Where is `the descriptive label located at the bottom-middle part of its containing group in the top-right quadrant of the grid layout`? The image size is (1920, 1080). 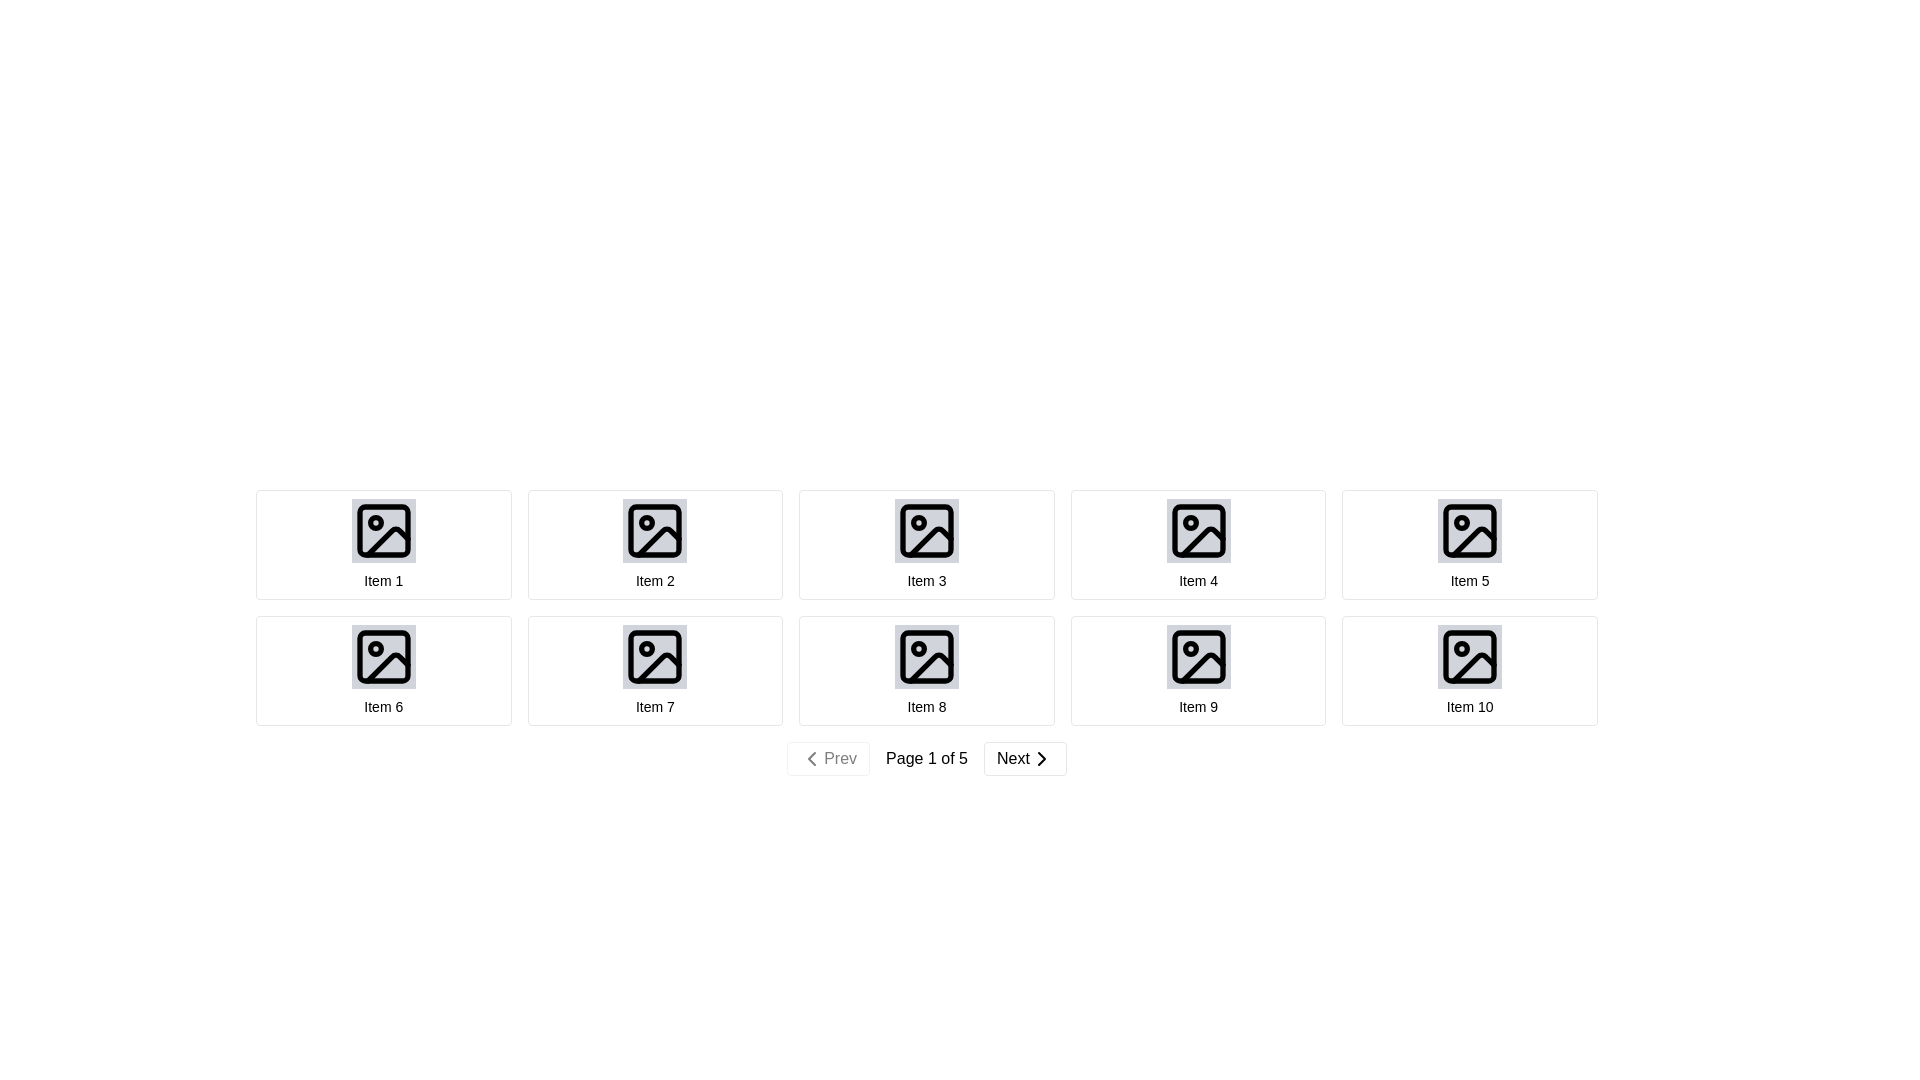 the descriptive label located at the bottom-middle part of its containing group in the top-right quadrant of the grid layout is located at coordinates (1198, 581).